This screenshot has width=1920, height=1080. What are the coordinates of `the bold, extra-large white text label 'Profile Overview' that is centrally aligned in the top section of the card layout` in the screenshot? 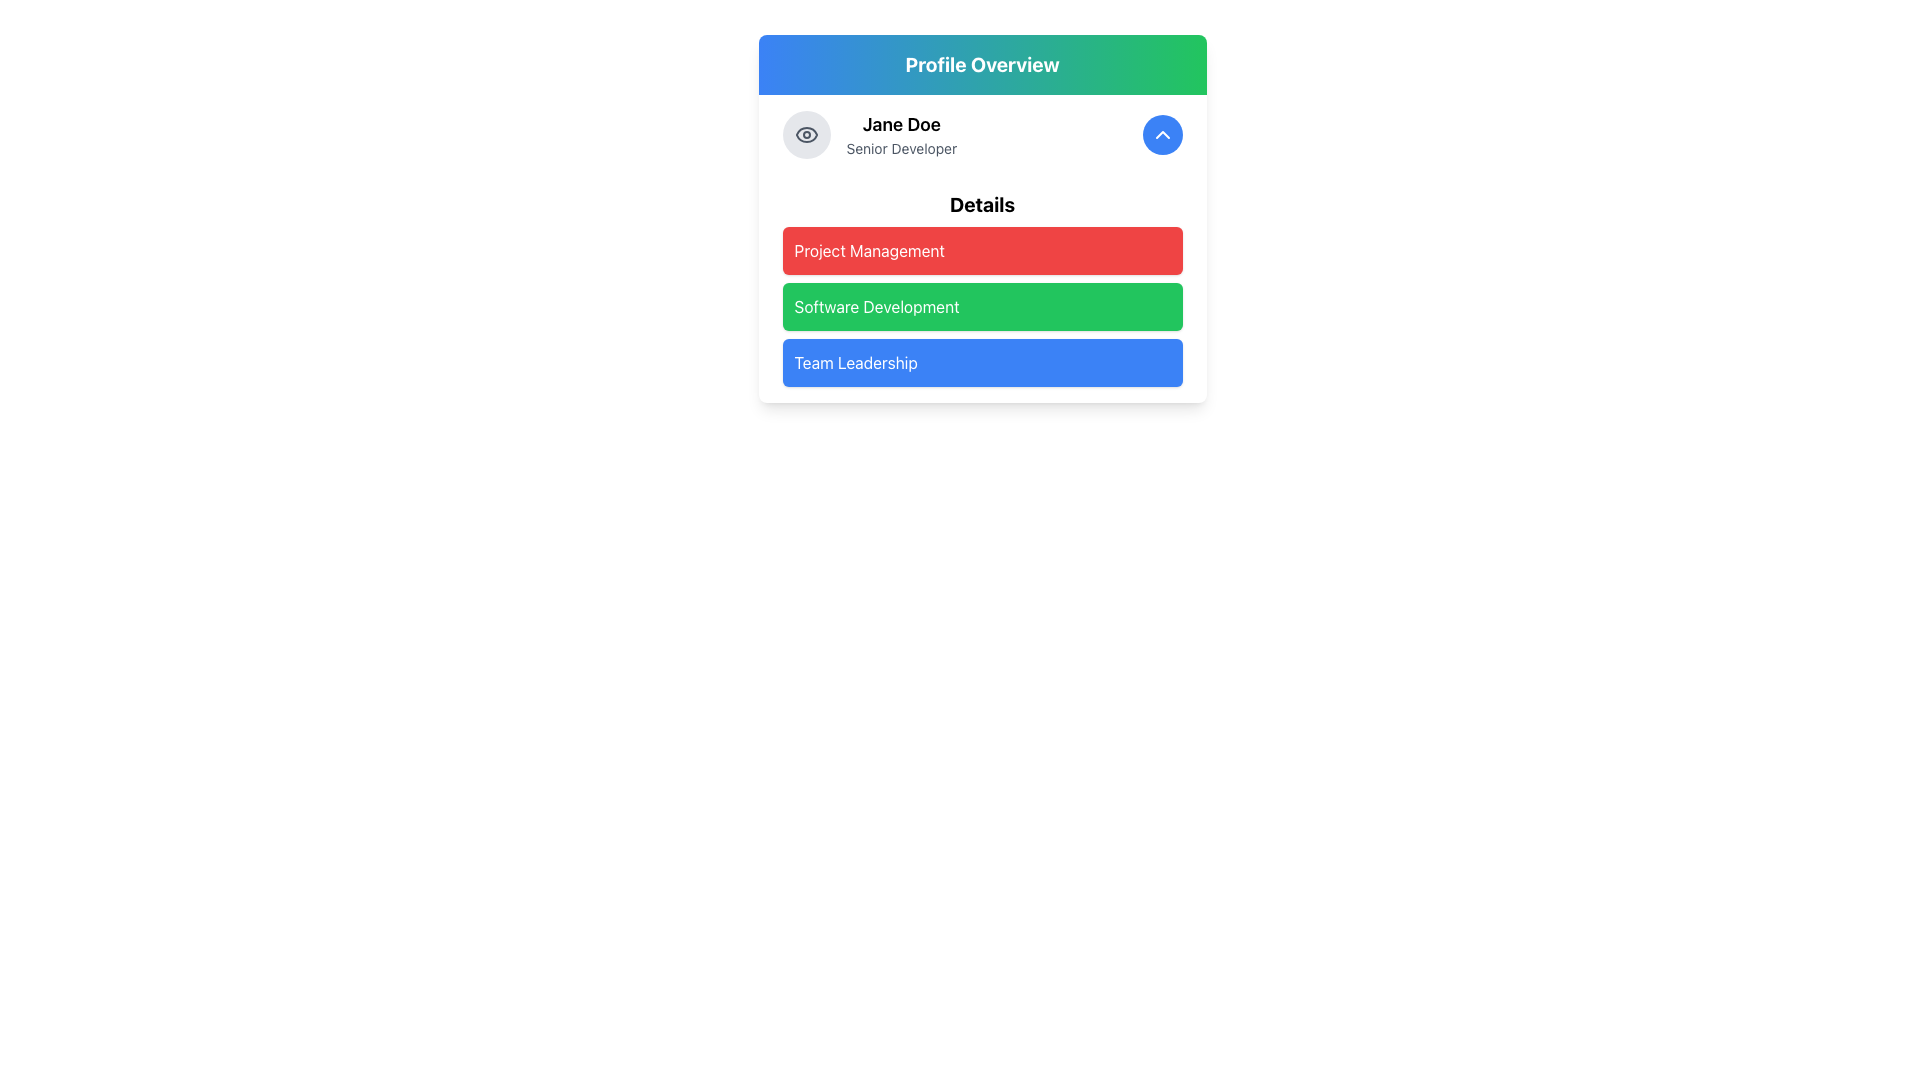 It's located at (982, 64).